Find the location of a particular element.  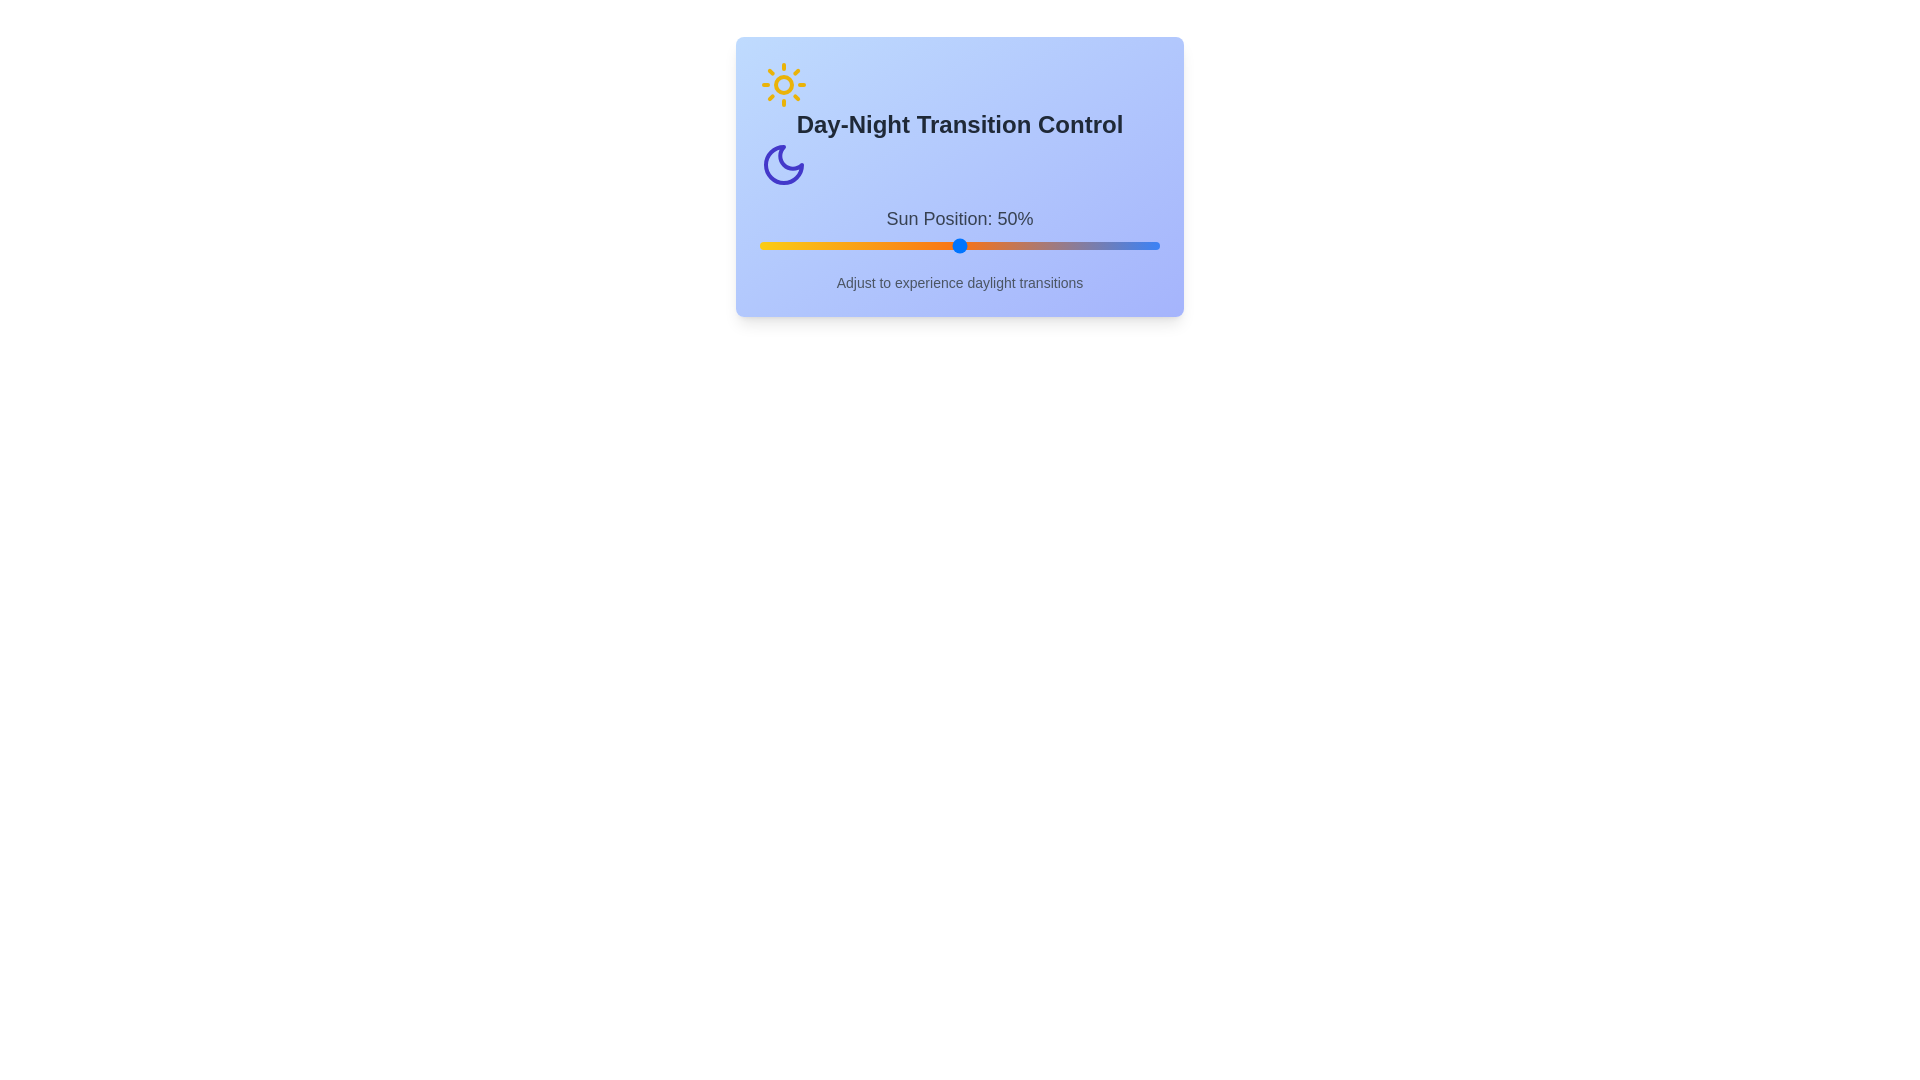

the sun position slider to 13% is located at coordinates (811, 245).